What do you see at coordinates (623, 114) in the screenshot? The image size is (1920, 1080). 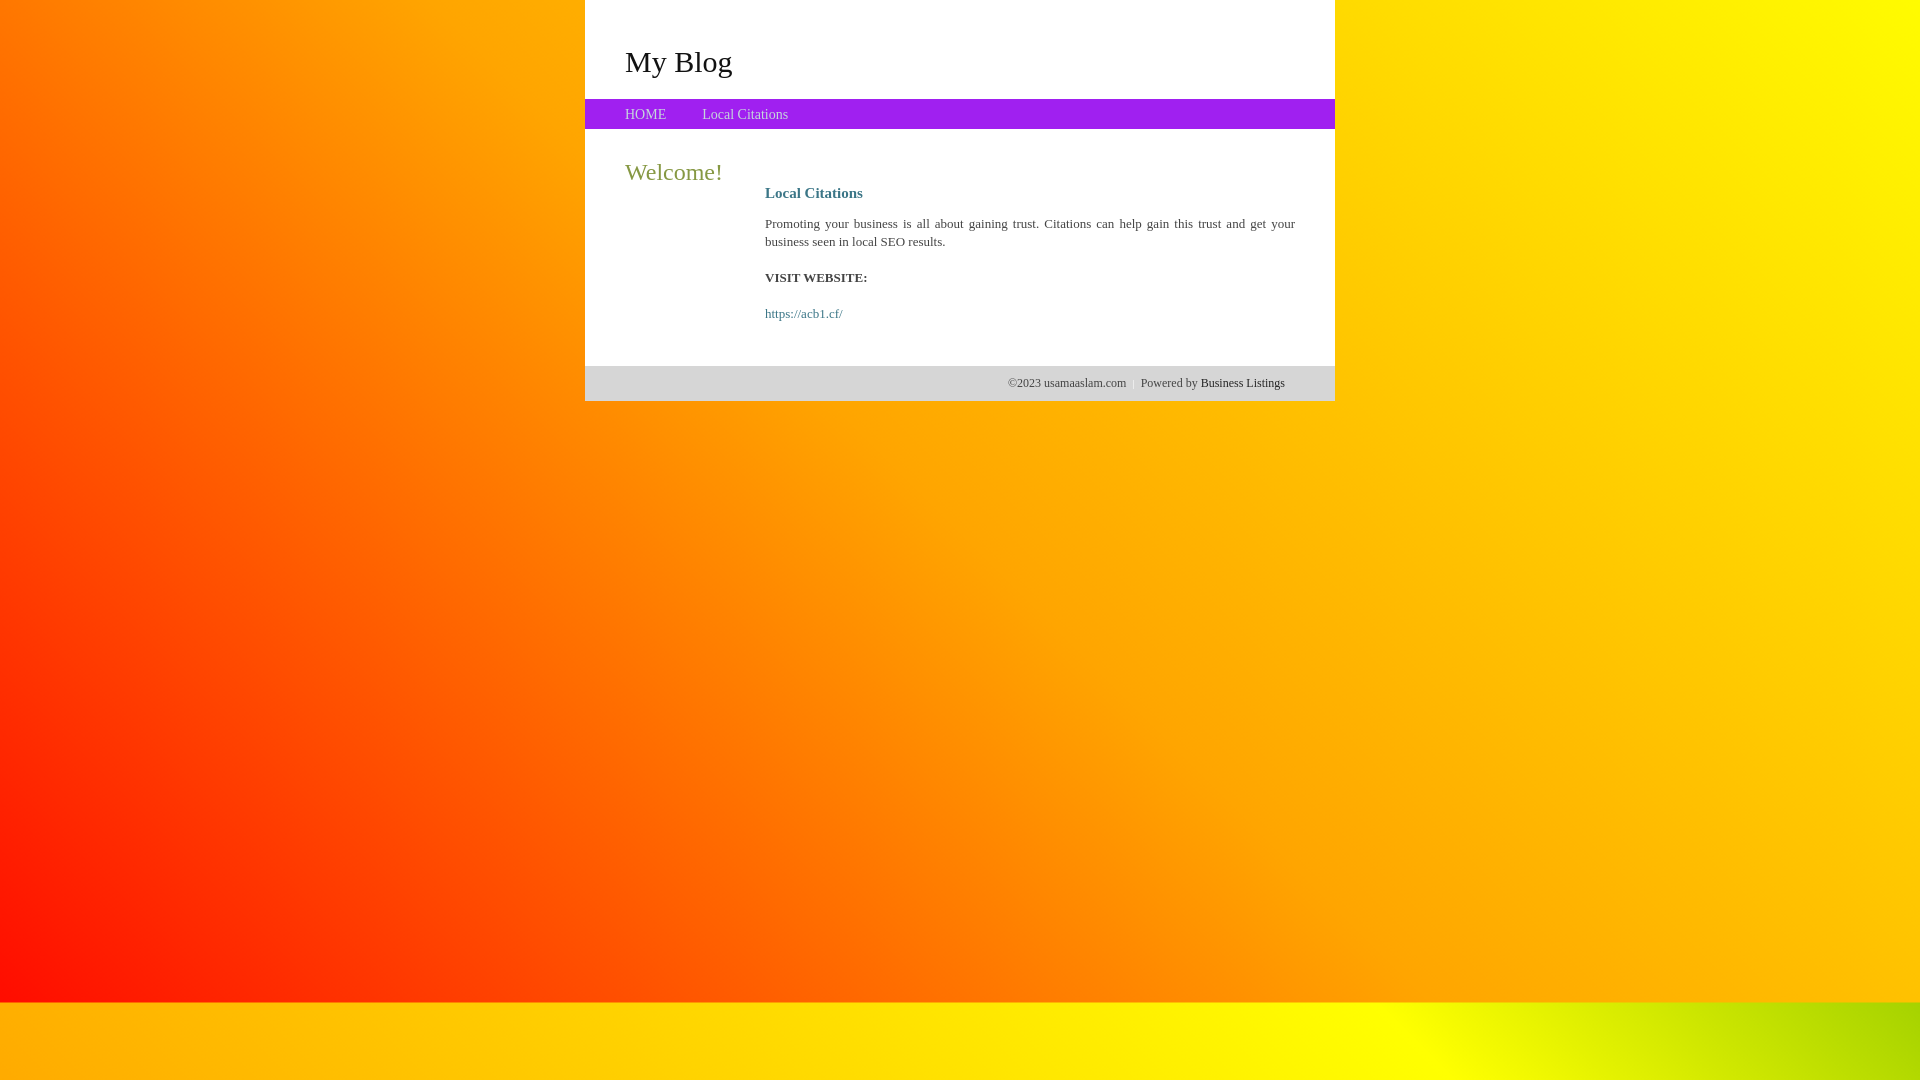 I see `'HOME'` at bounding box center [623, 114].